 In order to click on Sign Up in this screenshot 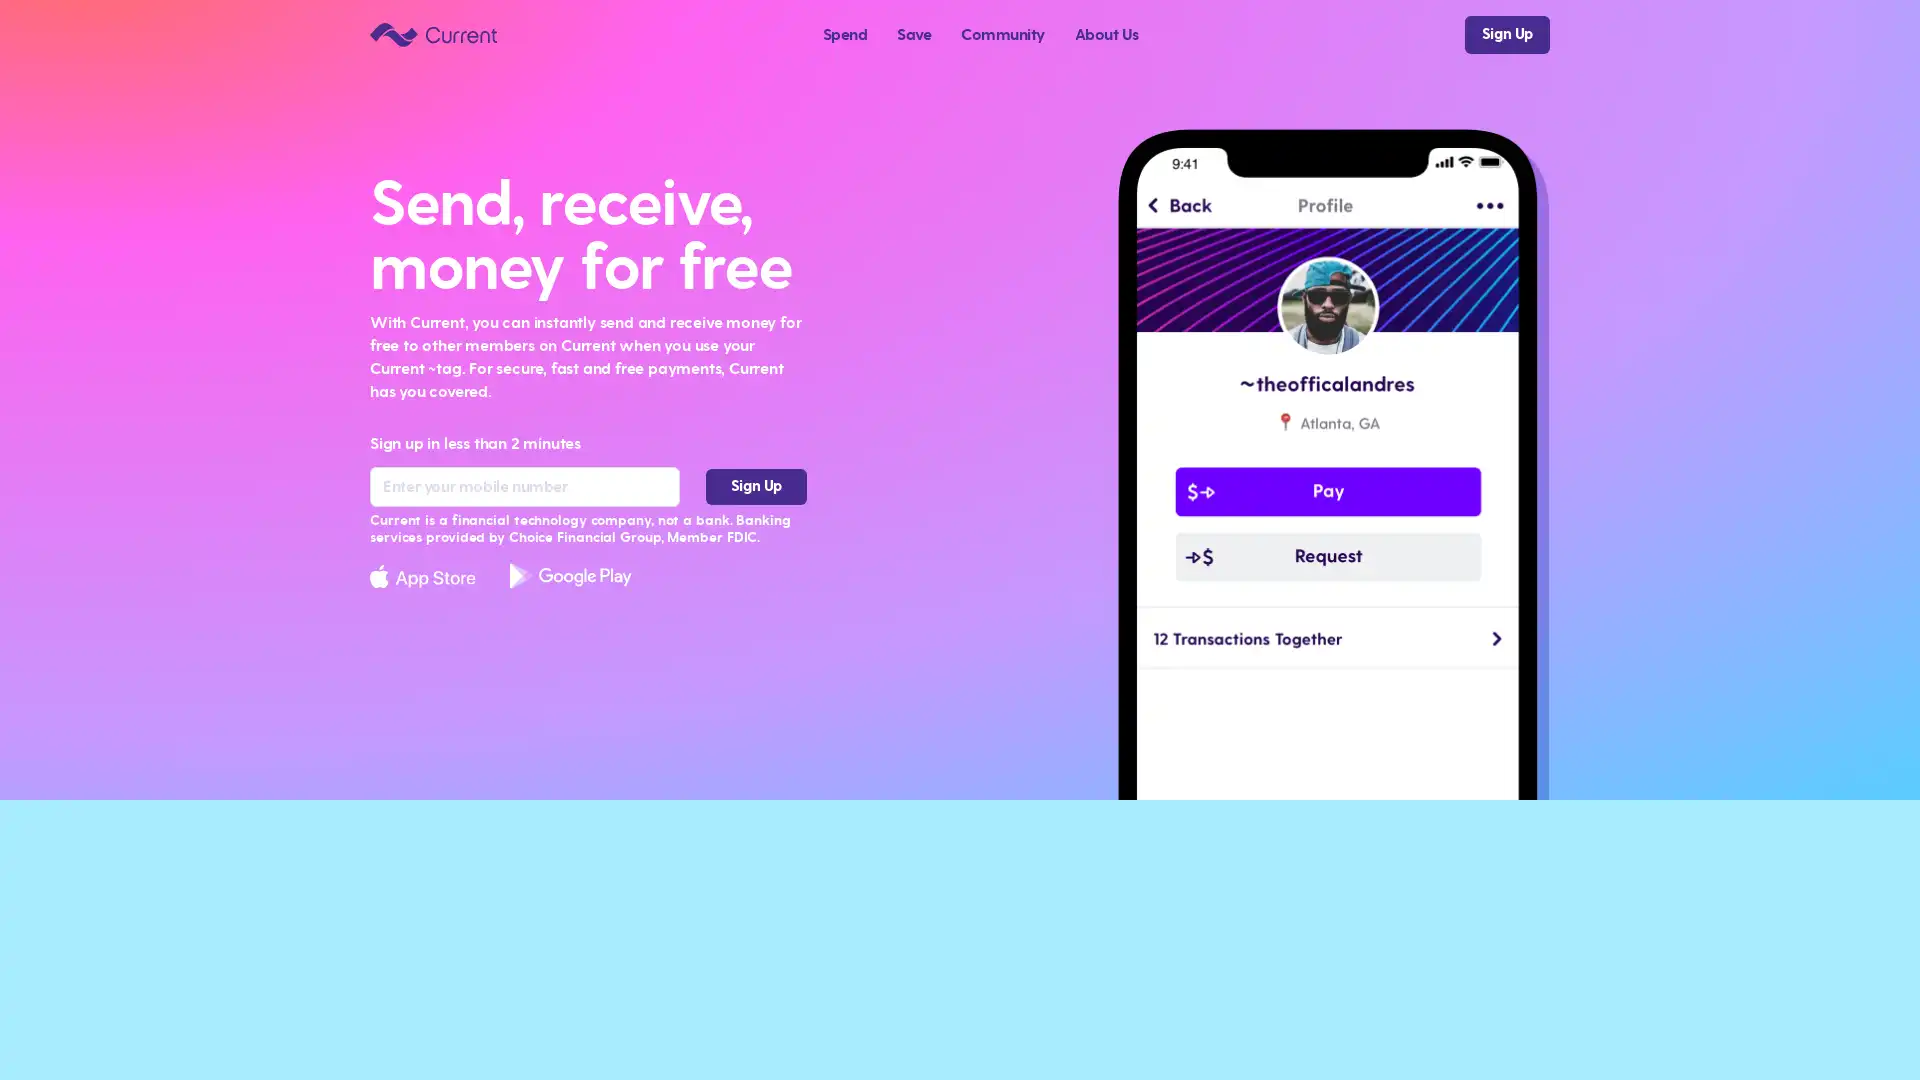, I will do `click(1504, 34)`.